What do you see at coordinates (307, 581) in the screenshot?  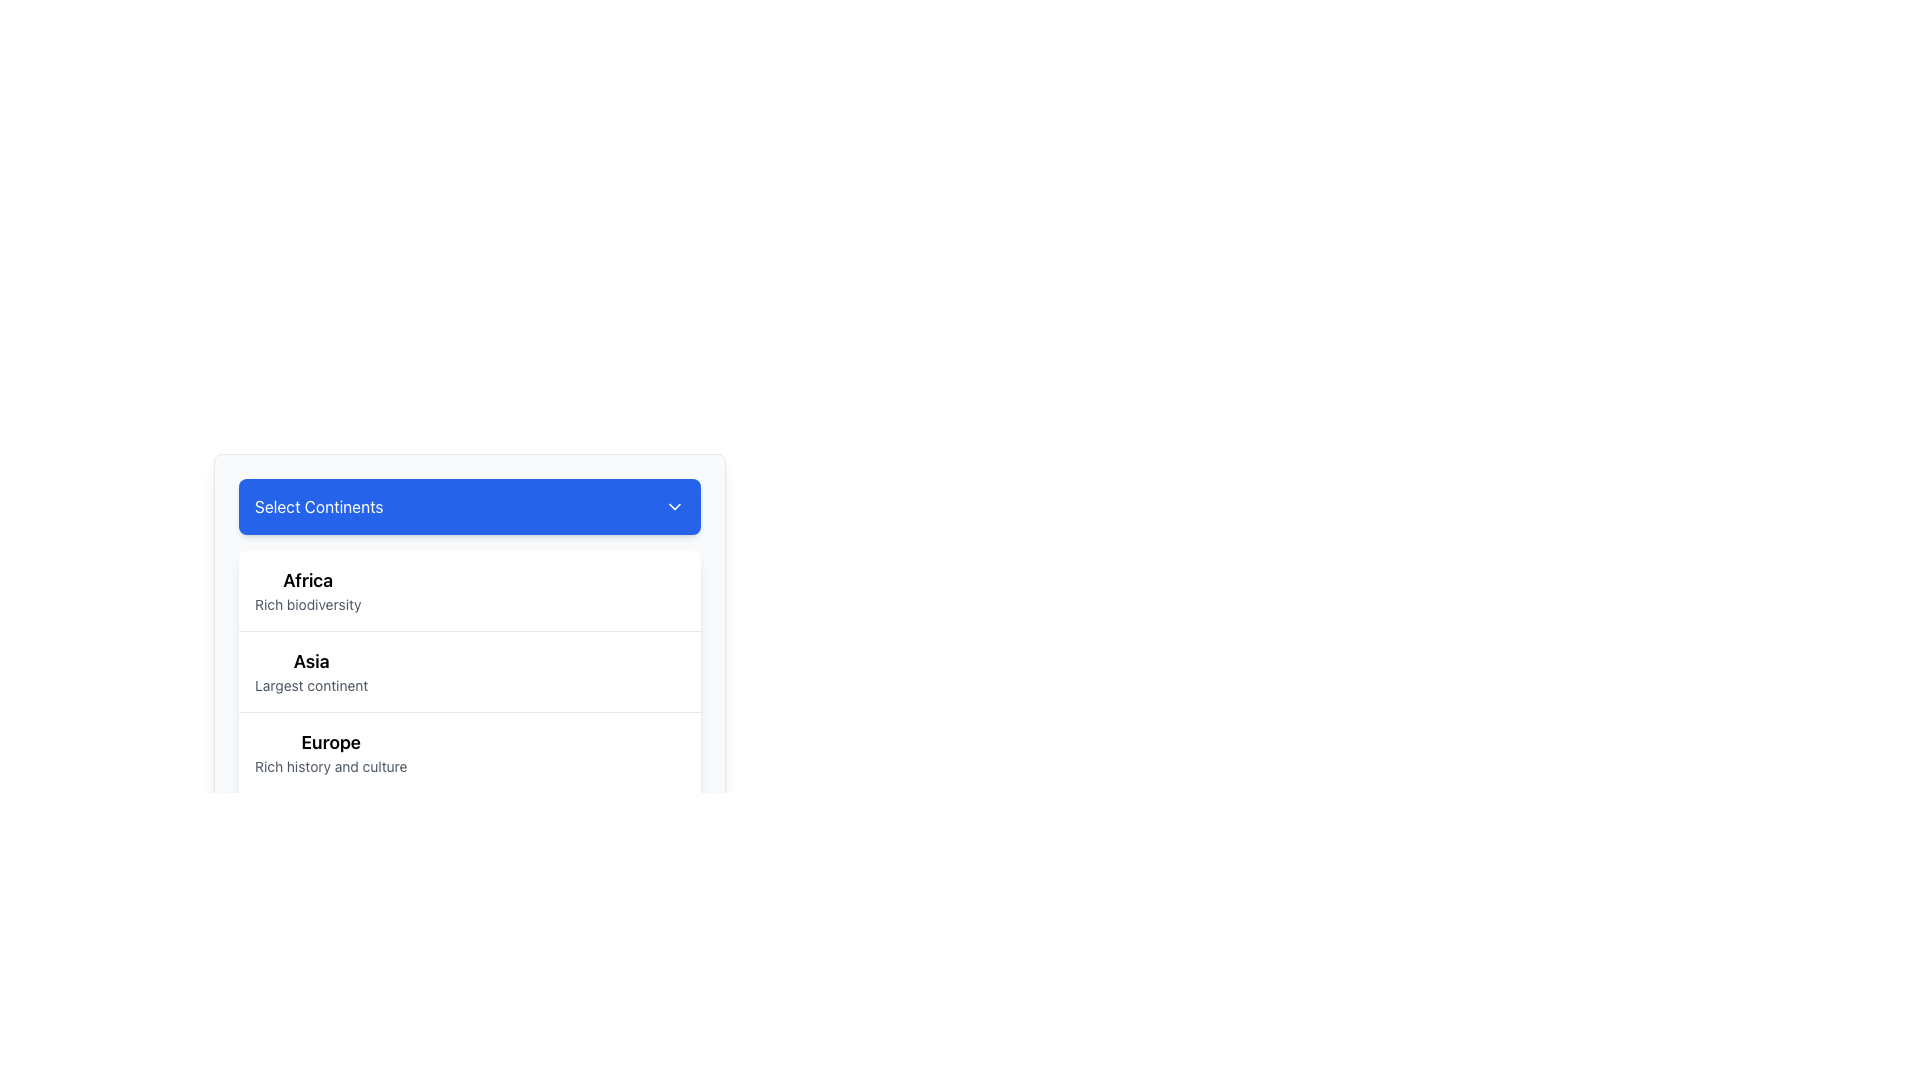 I see `the text label for the continent Africa, which is the first item in the list below the 'Select Continents' dropdown` at bounding box center [307, 581].